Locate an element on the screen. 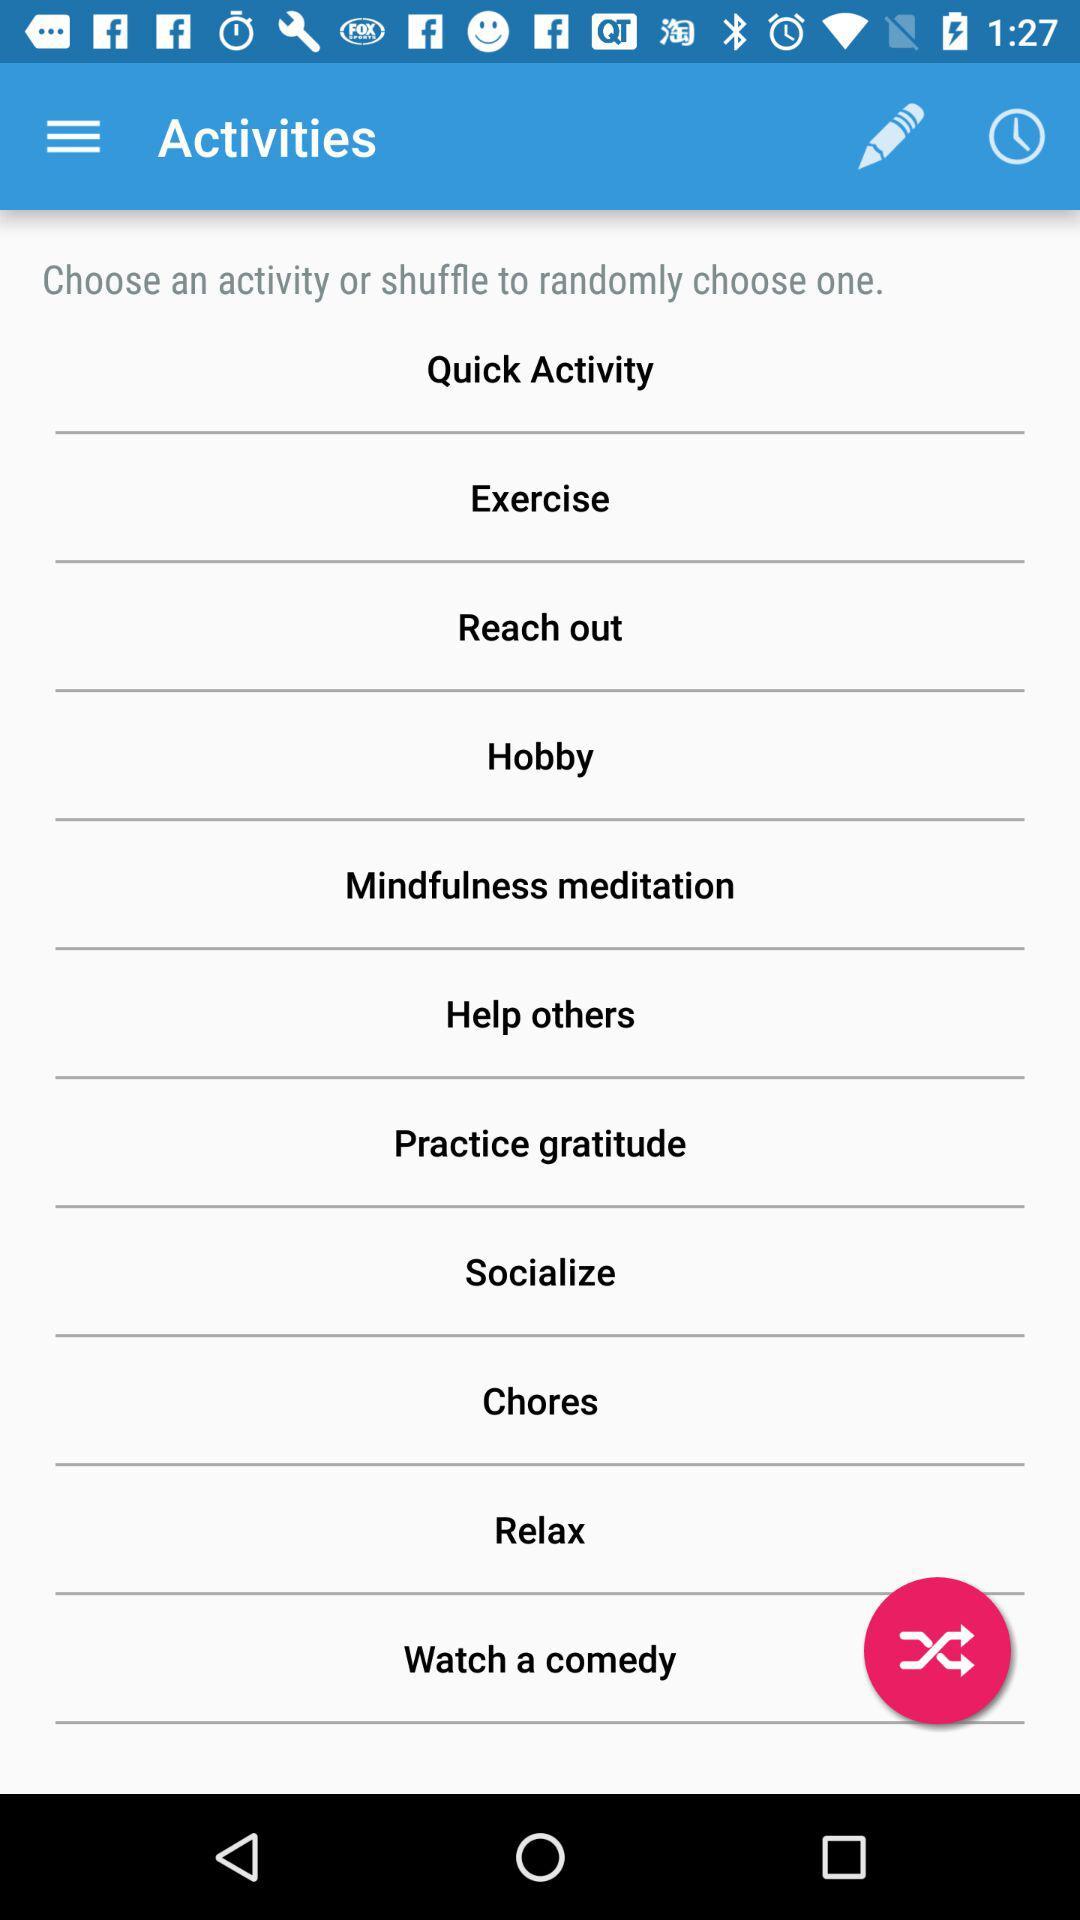 This screenshot has width=1080, height=1920. the hobby is located at coordinates (540, 754).